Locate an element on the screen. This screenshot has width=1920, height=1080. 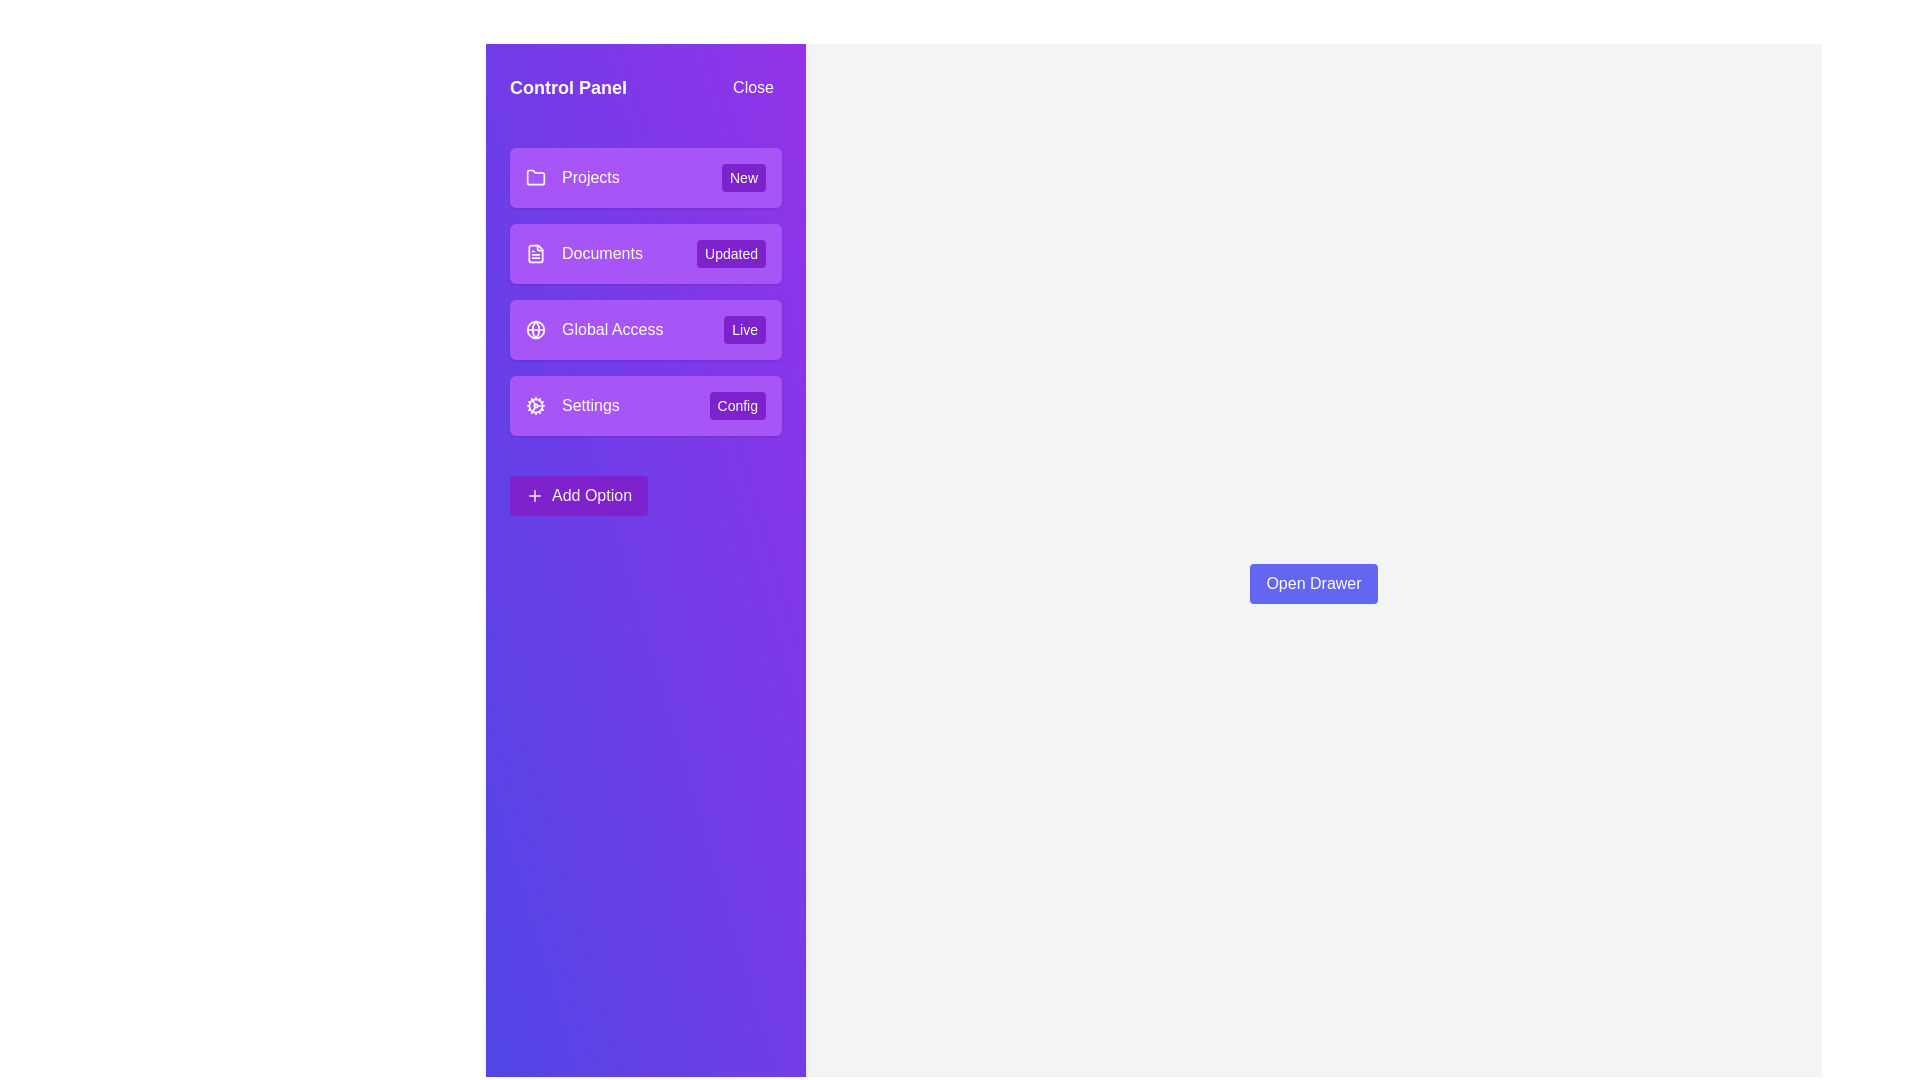
the menu item with the title Projects is located at coordinates (646, 176).